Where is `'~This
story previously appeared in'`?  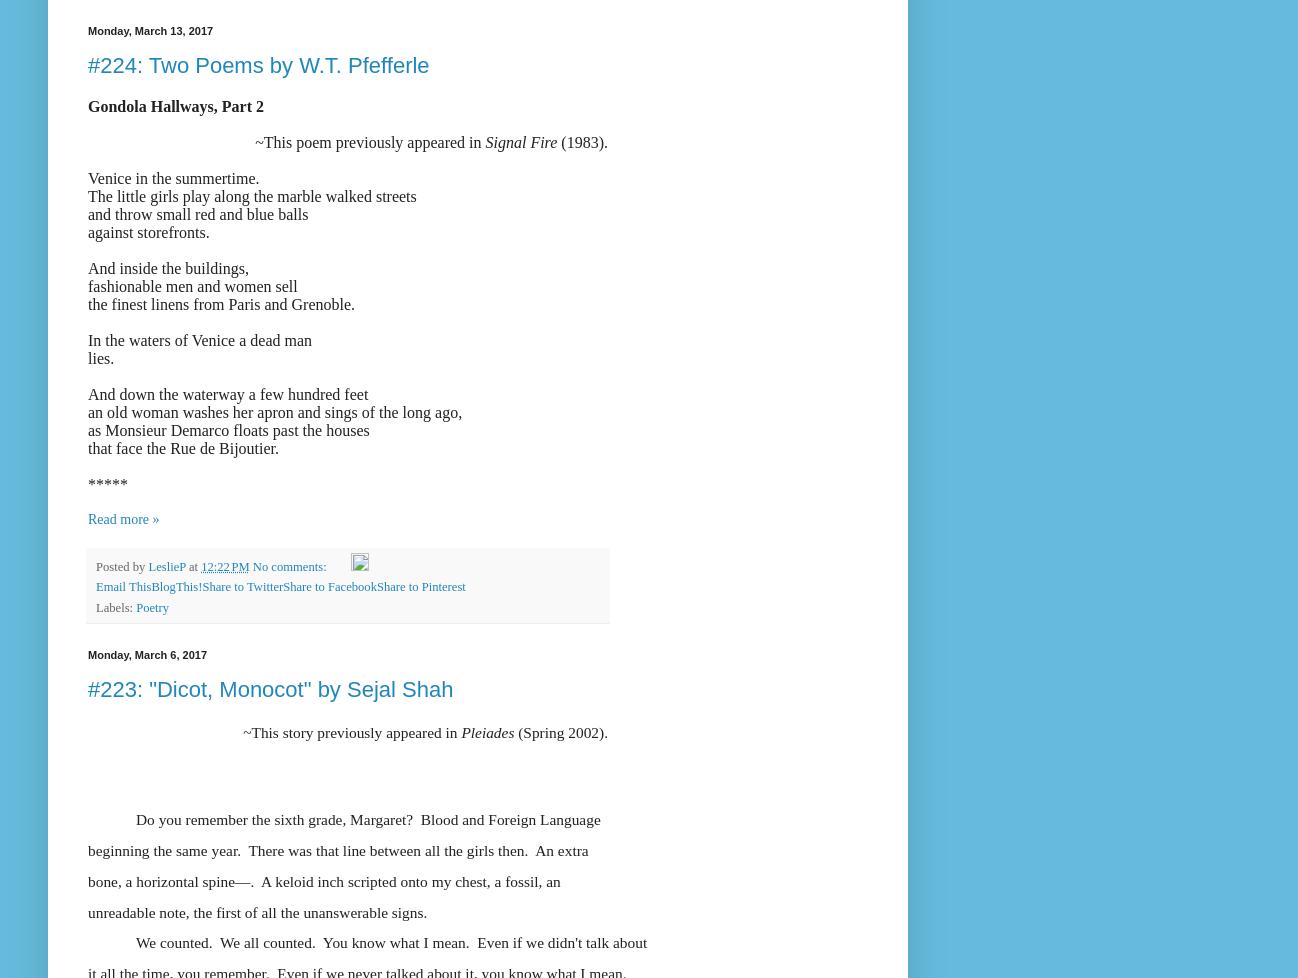
'~This
story previously appeared in' is located at coordinates (352, 732).